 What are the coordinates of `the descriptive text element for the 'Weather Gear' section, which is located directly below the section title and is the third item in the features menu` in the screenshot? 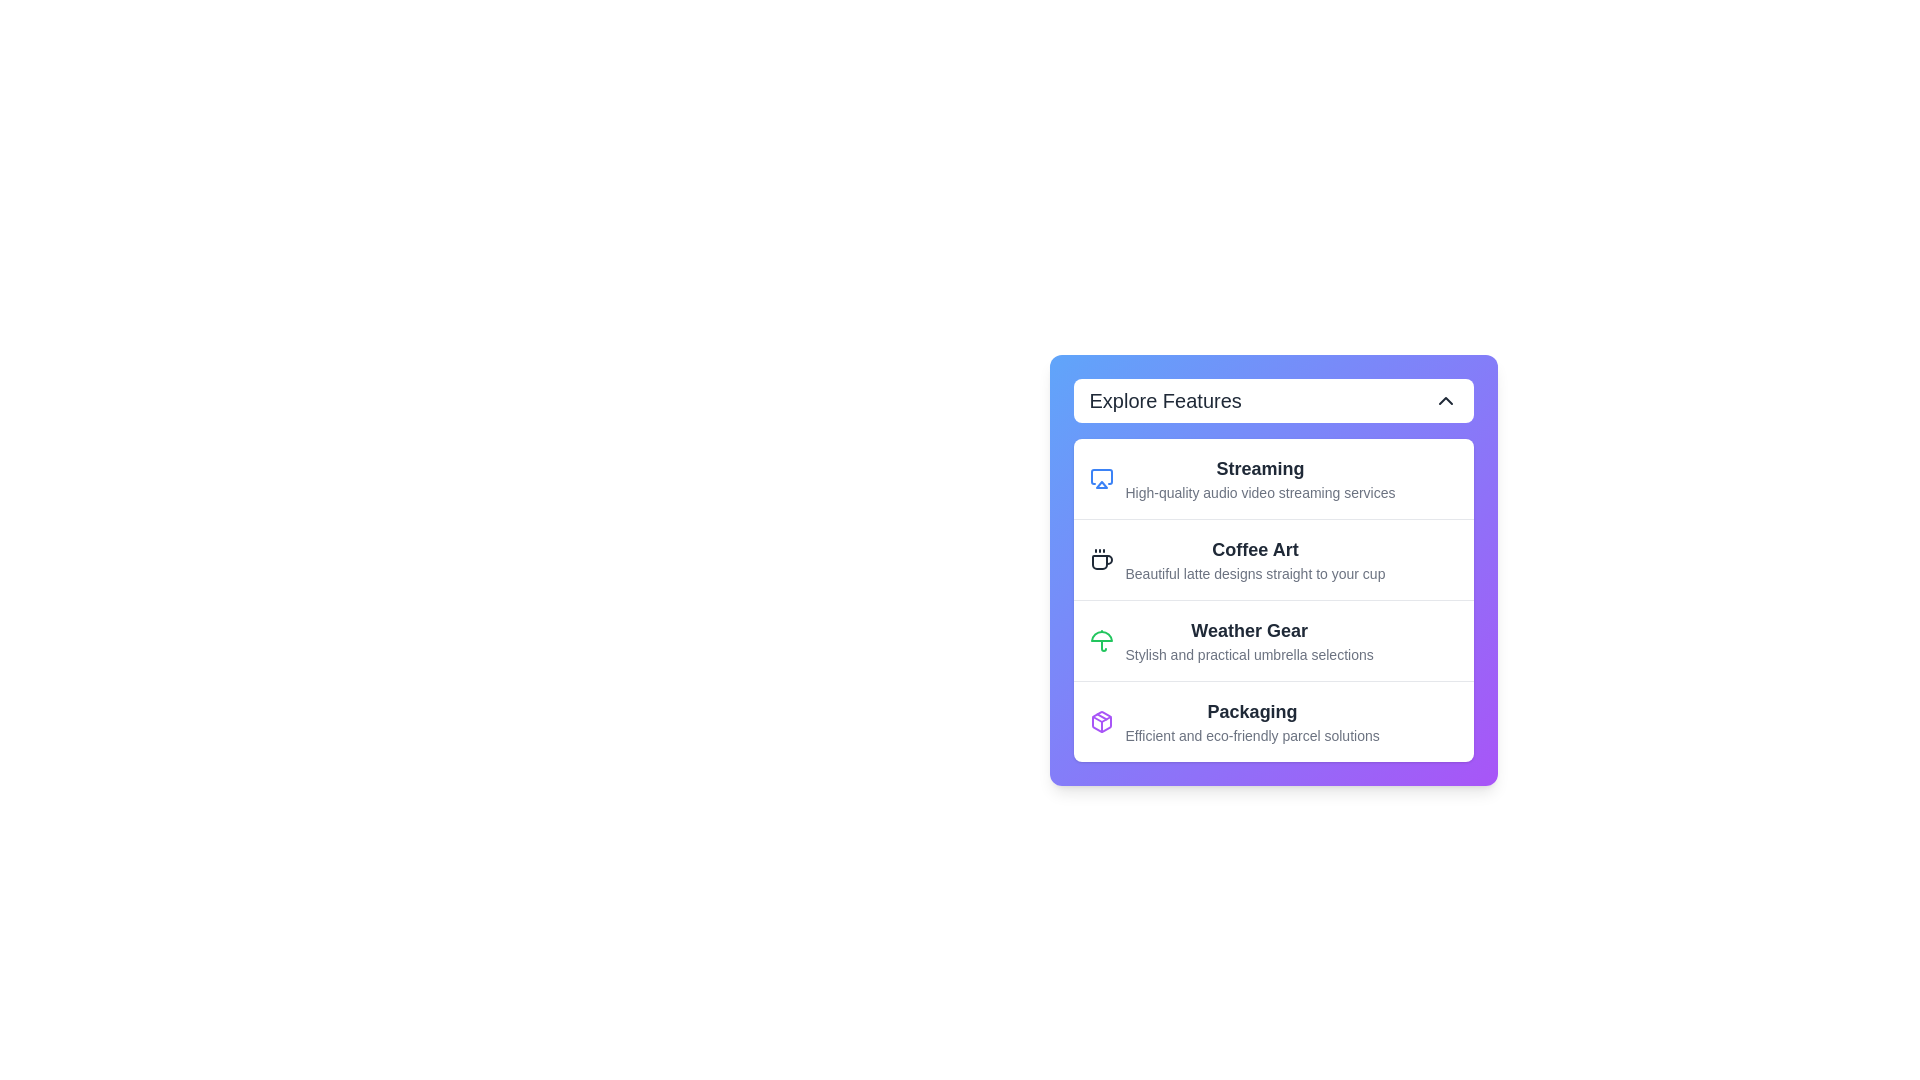 It's located at (1248, 655).